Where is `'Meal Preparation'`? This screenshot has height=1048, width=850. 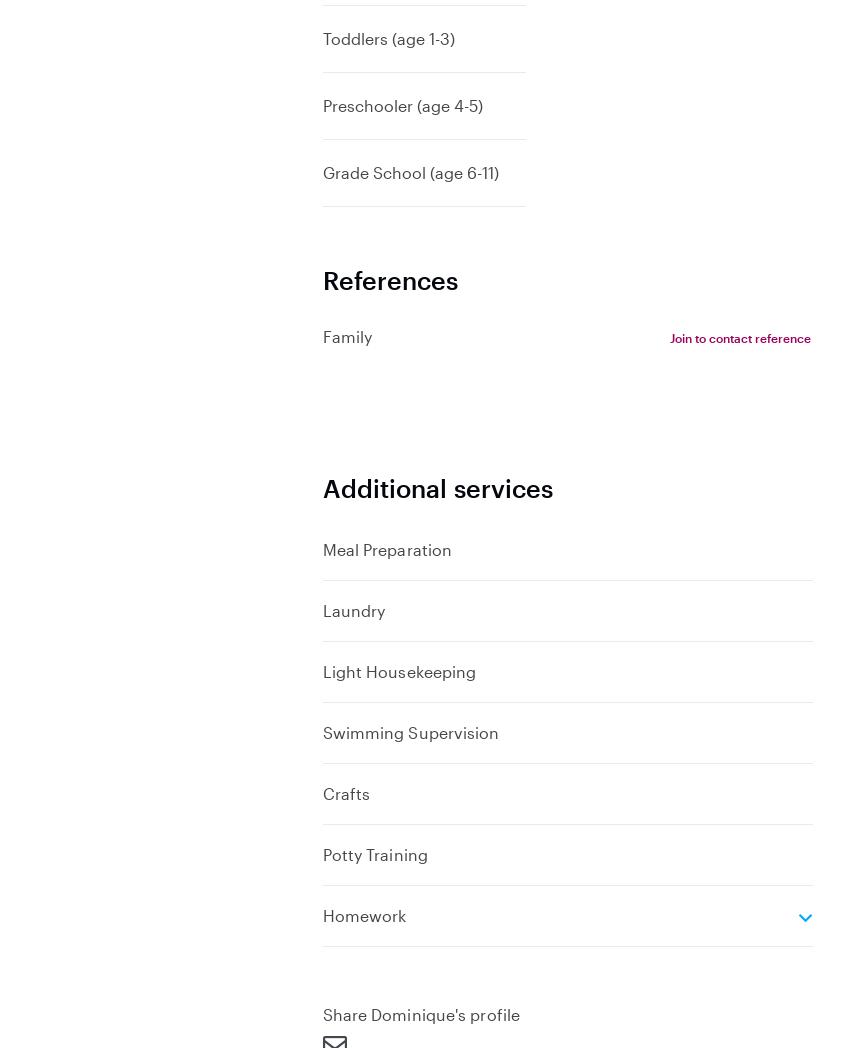
'Meal Preparation' is located at coordinates (387, 547).